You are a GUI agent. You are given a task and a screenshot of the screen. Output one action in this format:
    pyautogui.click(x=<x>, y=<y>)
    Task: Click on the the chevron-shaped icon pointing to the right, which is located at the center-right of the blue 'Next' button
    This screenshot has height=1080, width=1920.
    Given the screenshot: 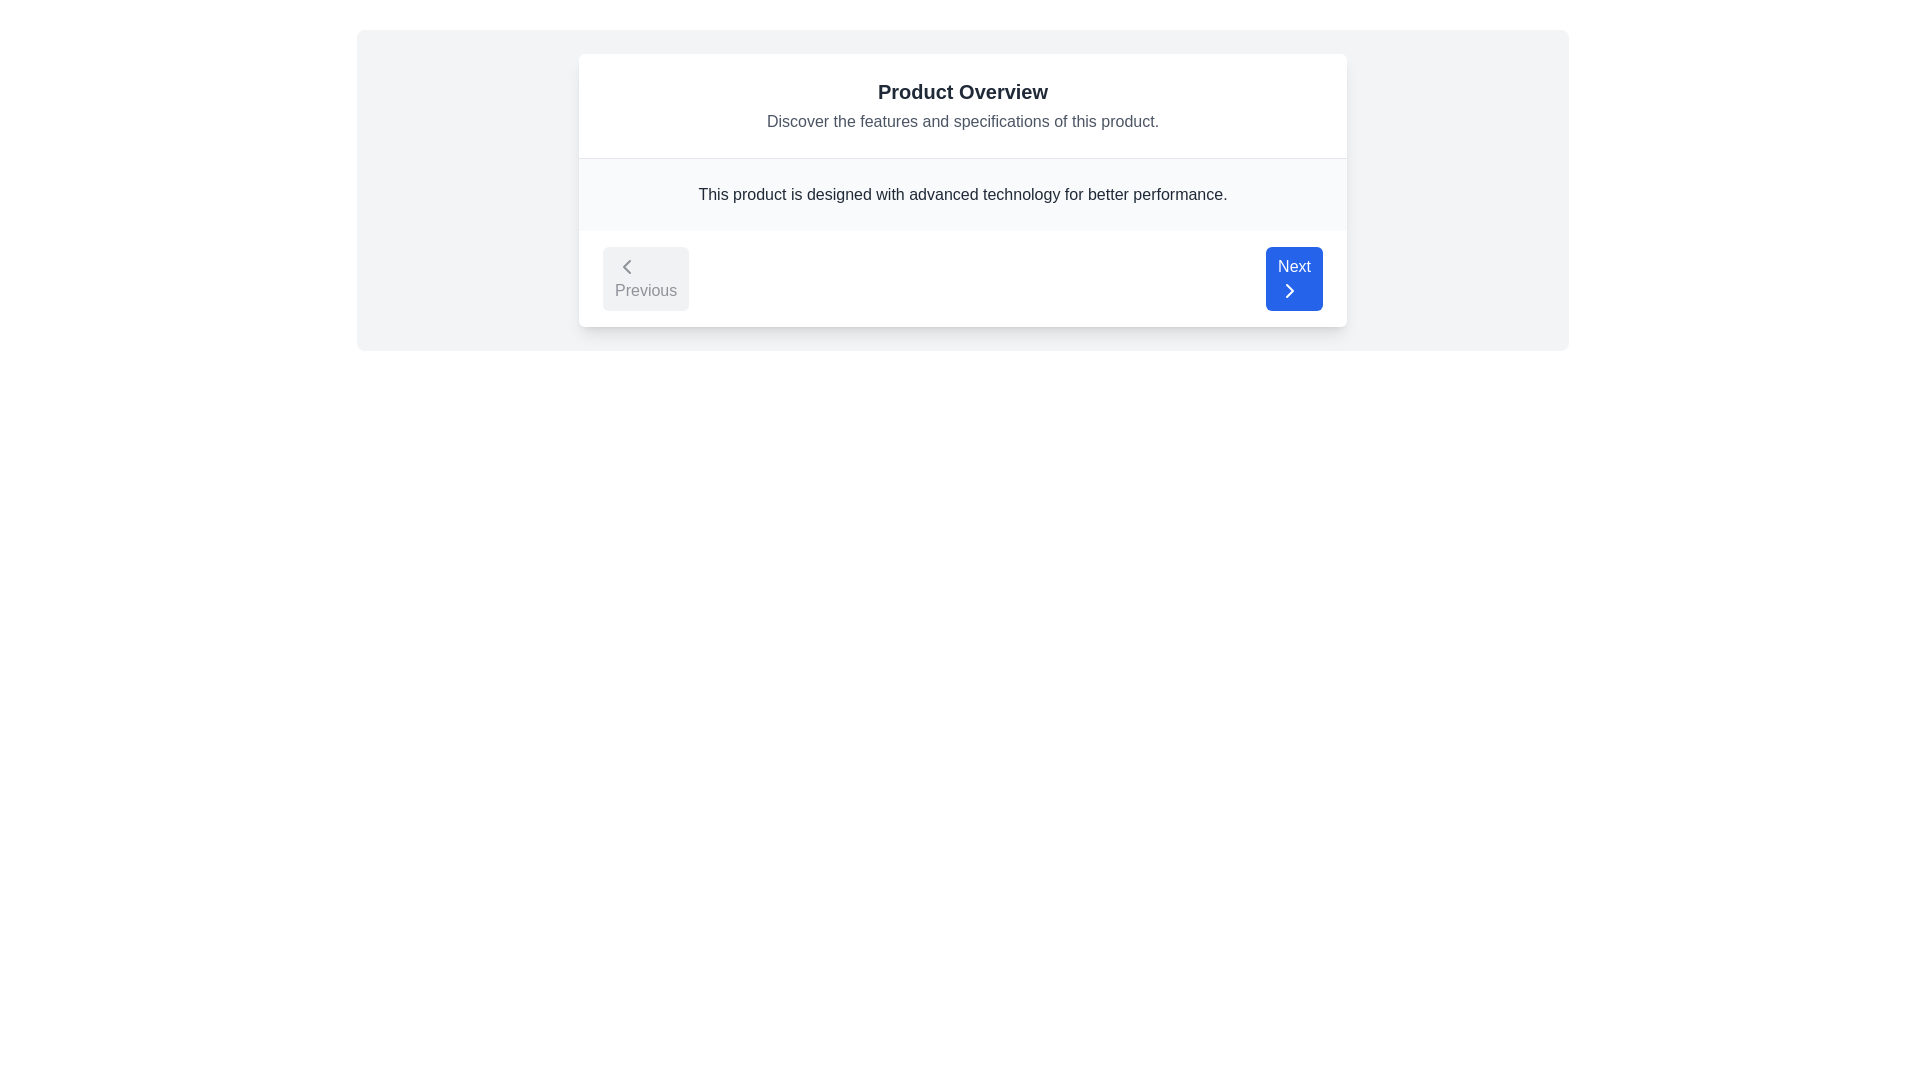 What is the action you would take?
    pyautogui.click(x=1290, y=290)
    